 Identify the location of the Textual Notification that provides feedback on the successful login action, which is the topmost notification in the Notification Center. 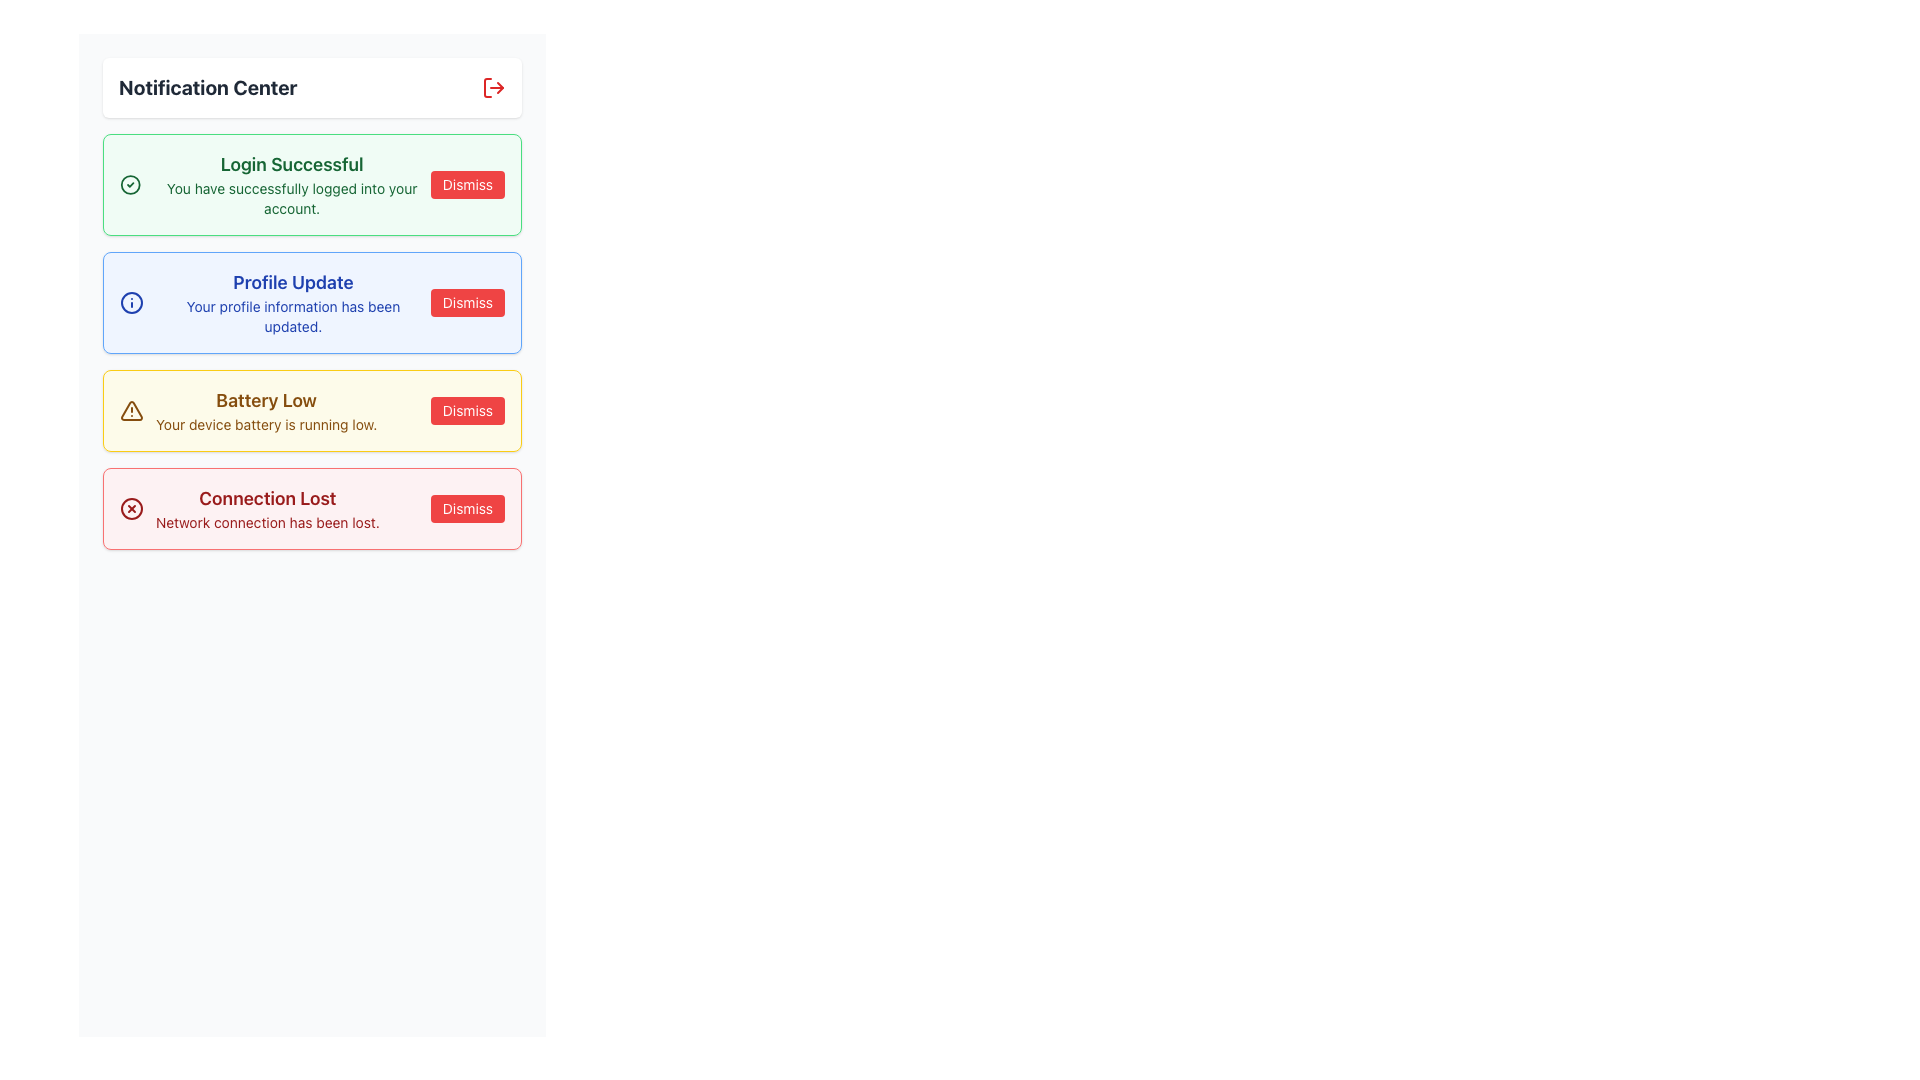
(291, 185).